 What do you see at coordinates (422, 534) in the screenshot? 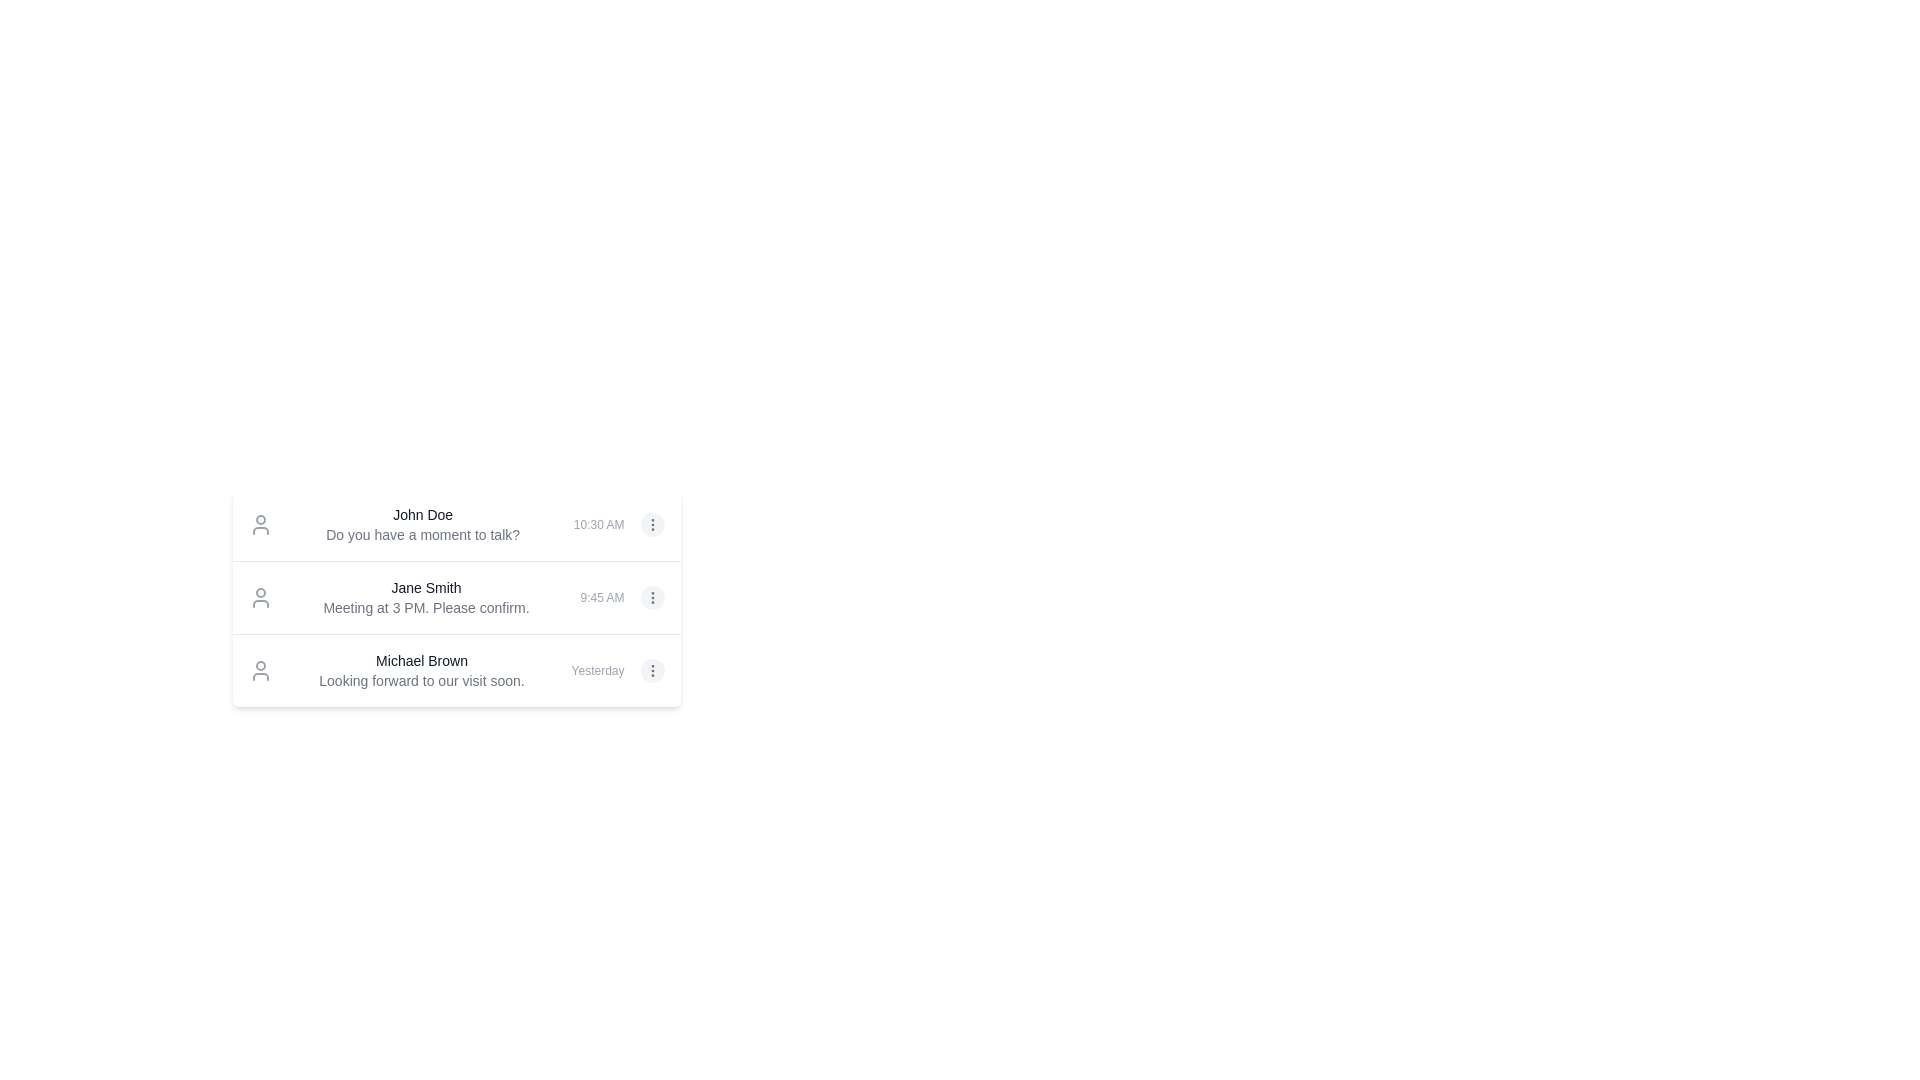
I see `displayed text from the Text Label located below 'John Doe' in the messaging interface` at bounding box center [422, 534].